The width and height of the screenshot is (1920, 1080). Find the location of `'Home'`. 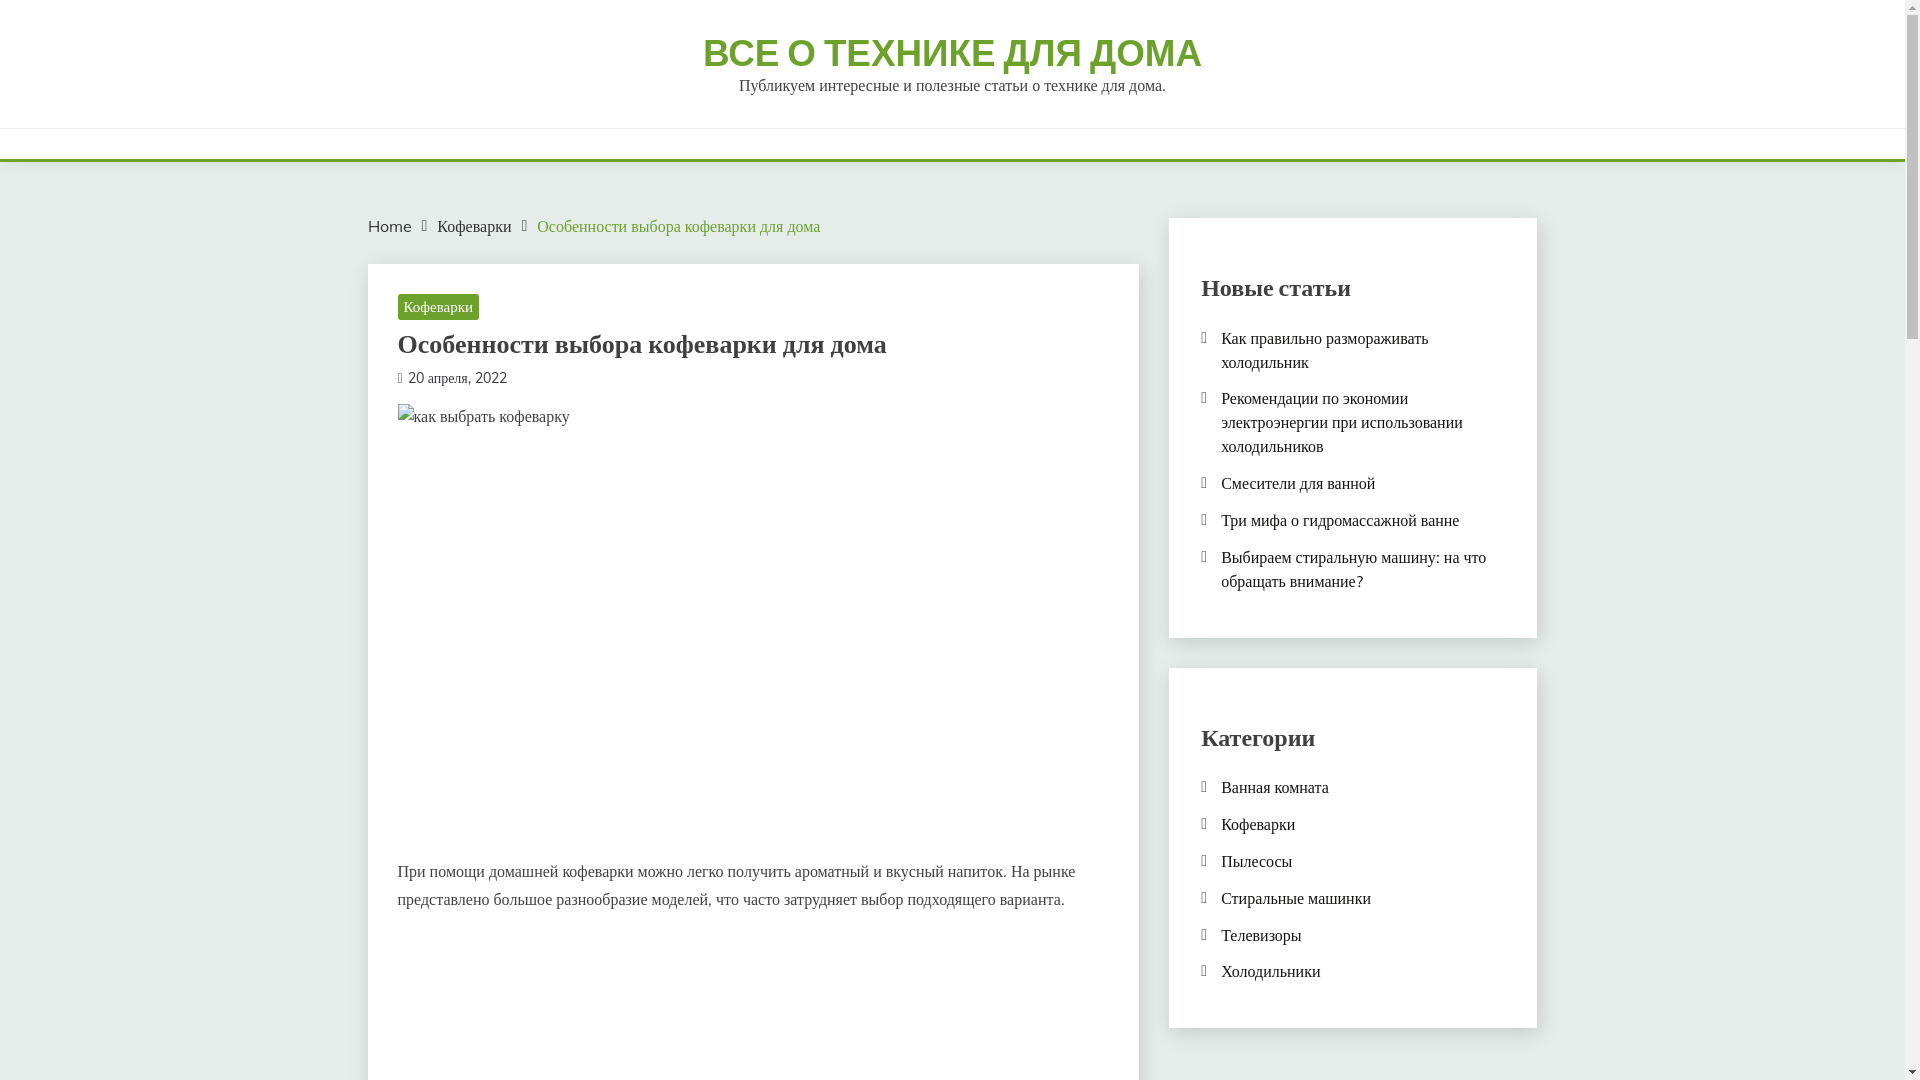

'Home' is located at coordinates (368, 225).